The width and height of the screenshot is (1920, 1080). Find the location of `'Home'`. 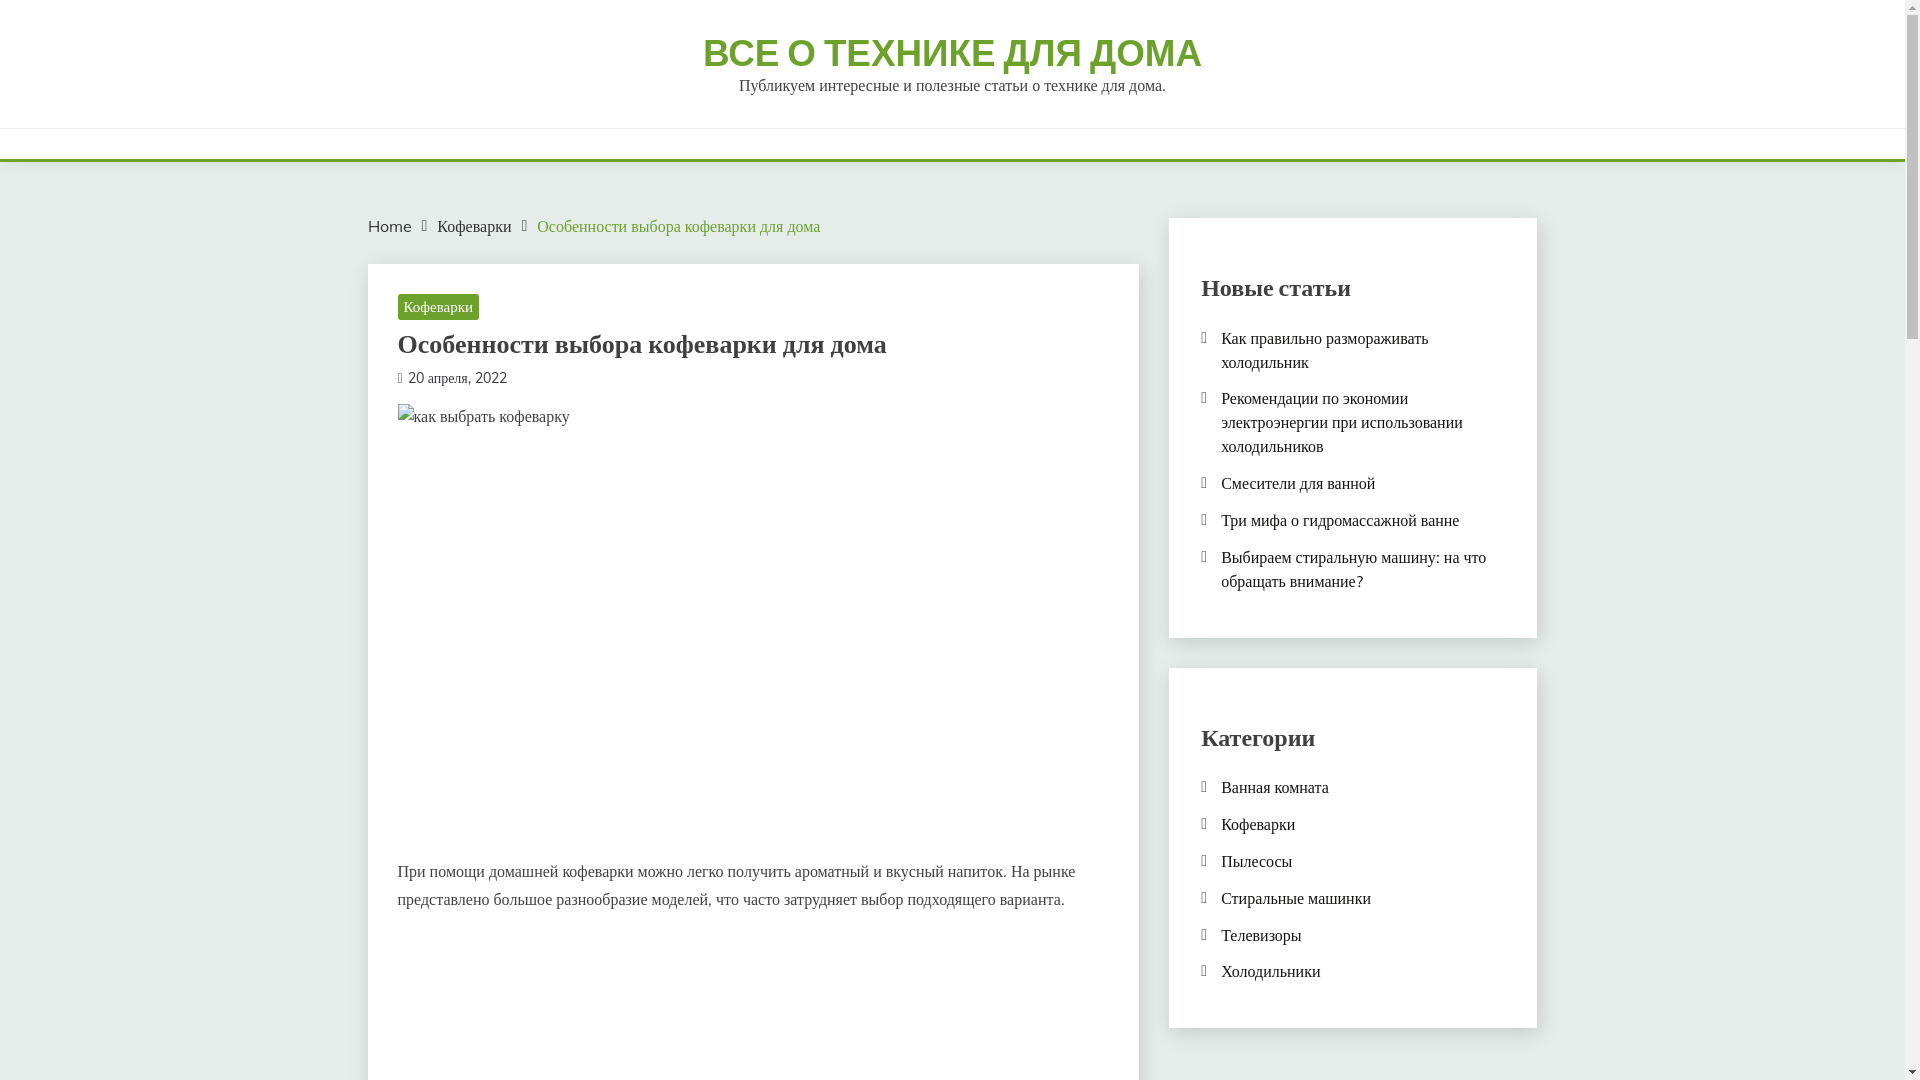

'Home' is located at coordinates (368, 225).